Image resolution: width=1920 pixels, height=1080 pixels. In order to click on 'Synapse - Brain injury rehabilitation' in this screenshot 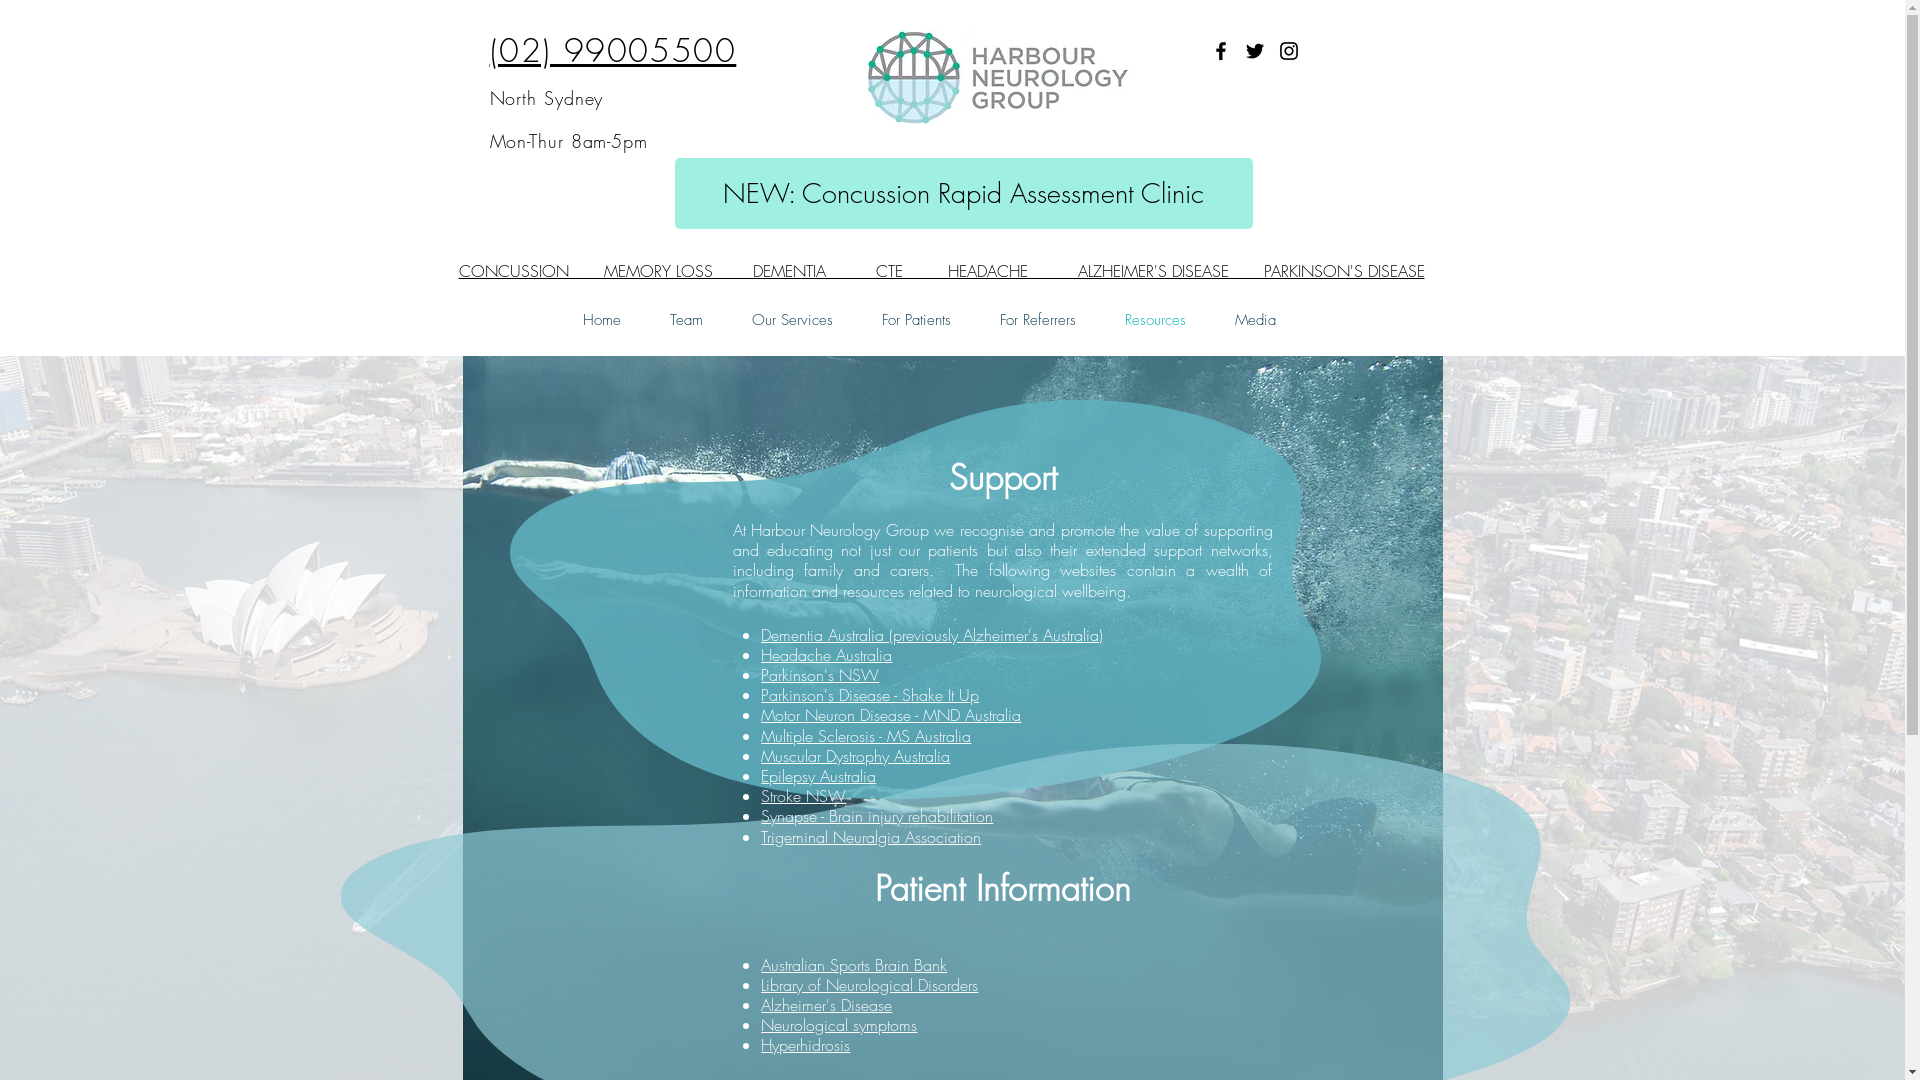, I will do `click(877, 816)`.